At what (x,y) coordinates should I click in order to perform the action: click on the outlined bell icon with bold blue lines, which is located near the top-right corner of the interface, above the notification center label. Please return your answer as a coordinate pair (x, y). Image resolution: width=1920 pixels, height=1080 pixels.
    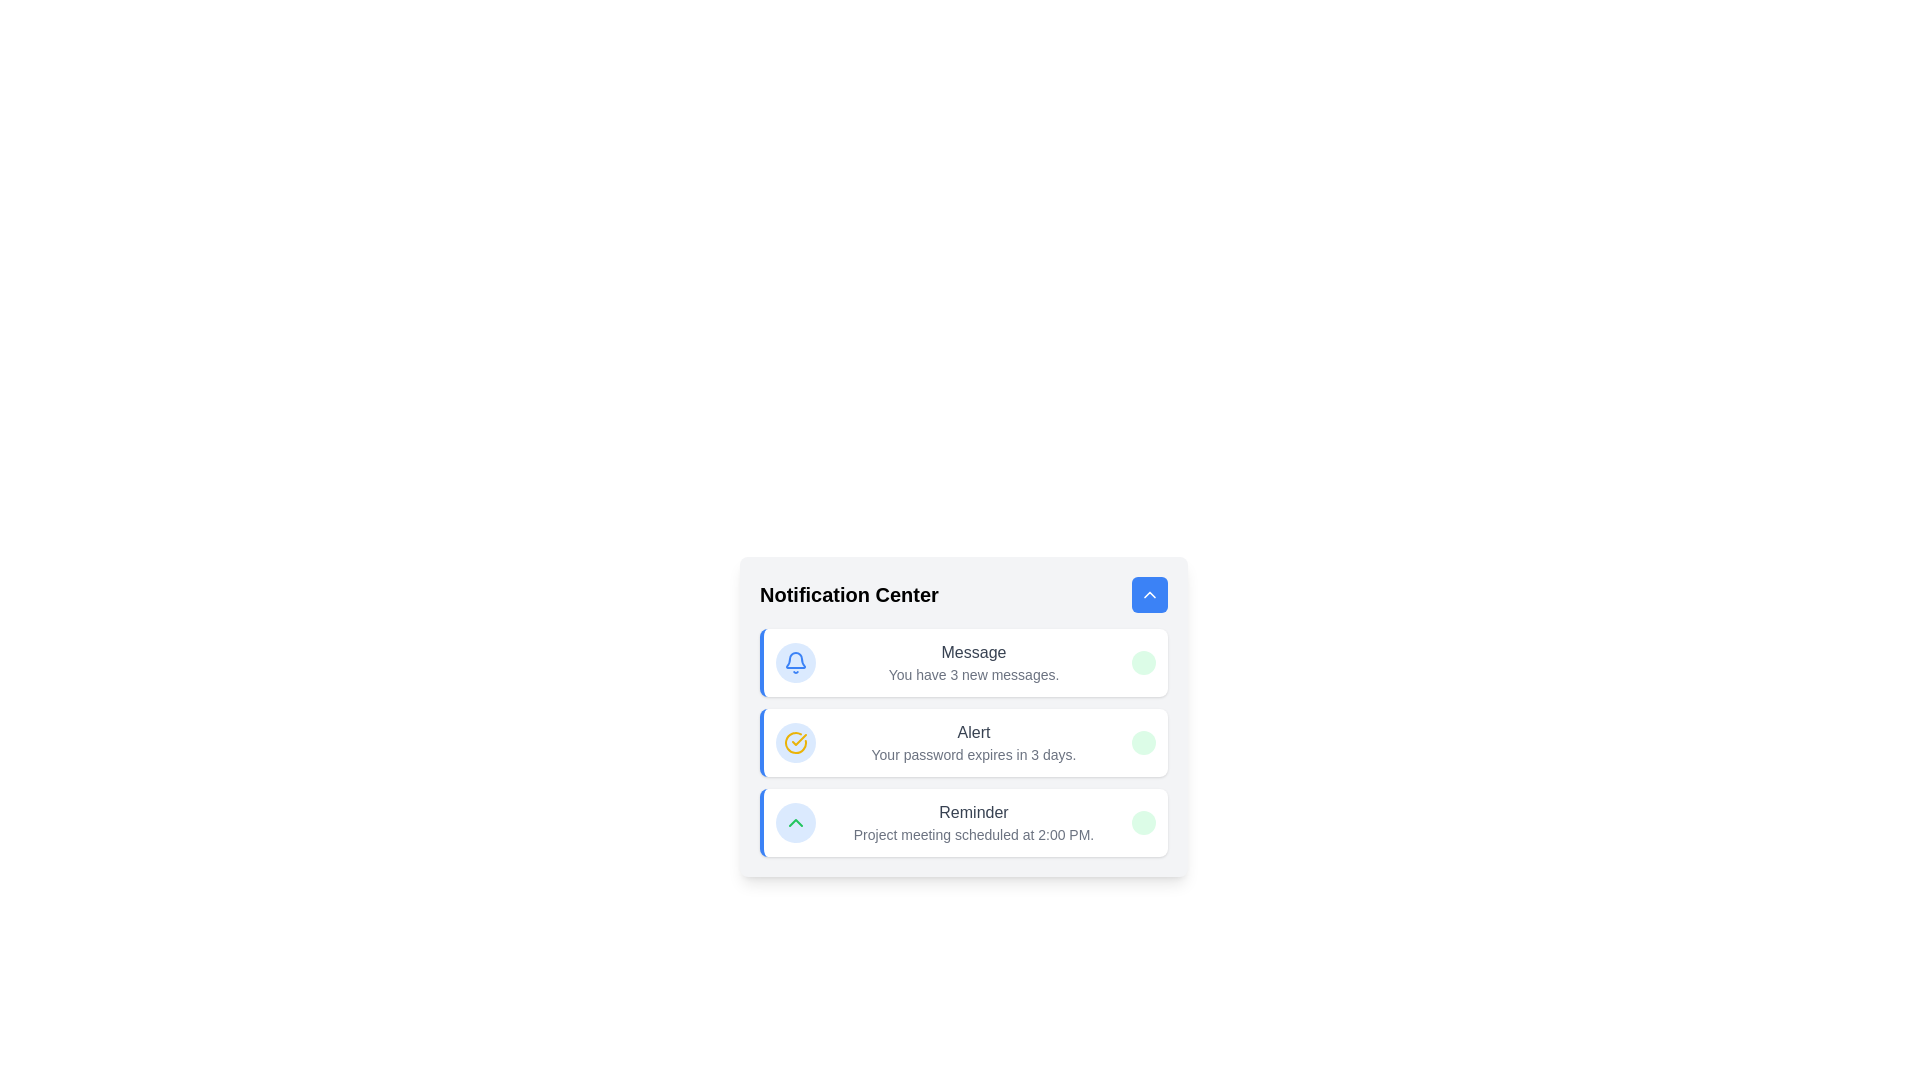
    Looking at the image, I should click on (795, 663).